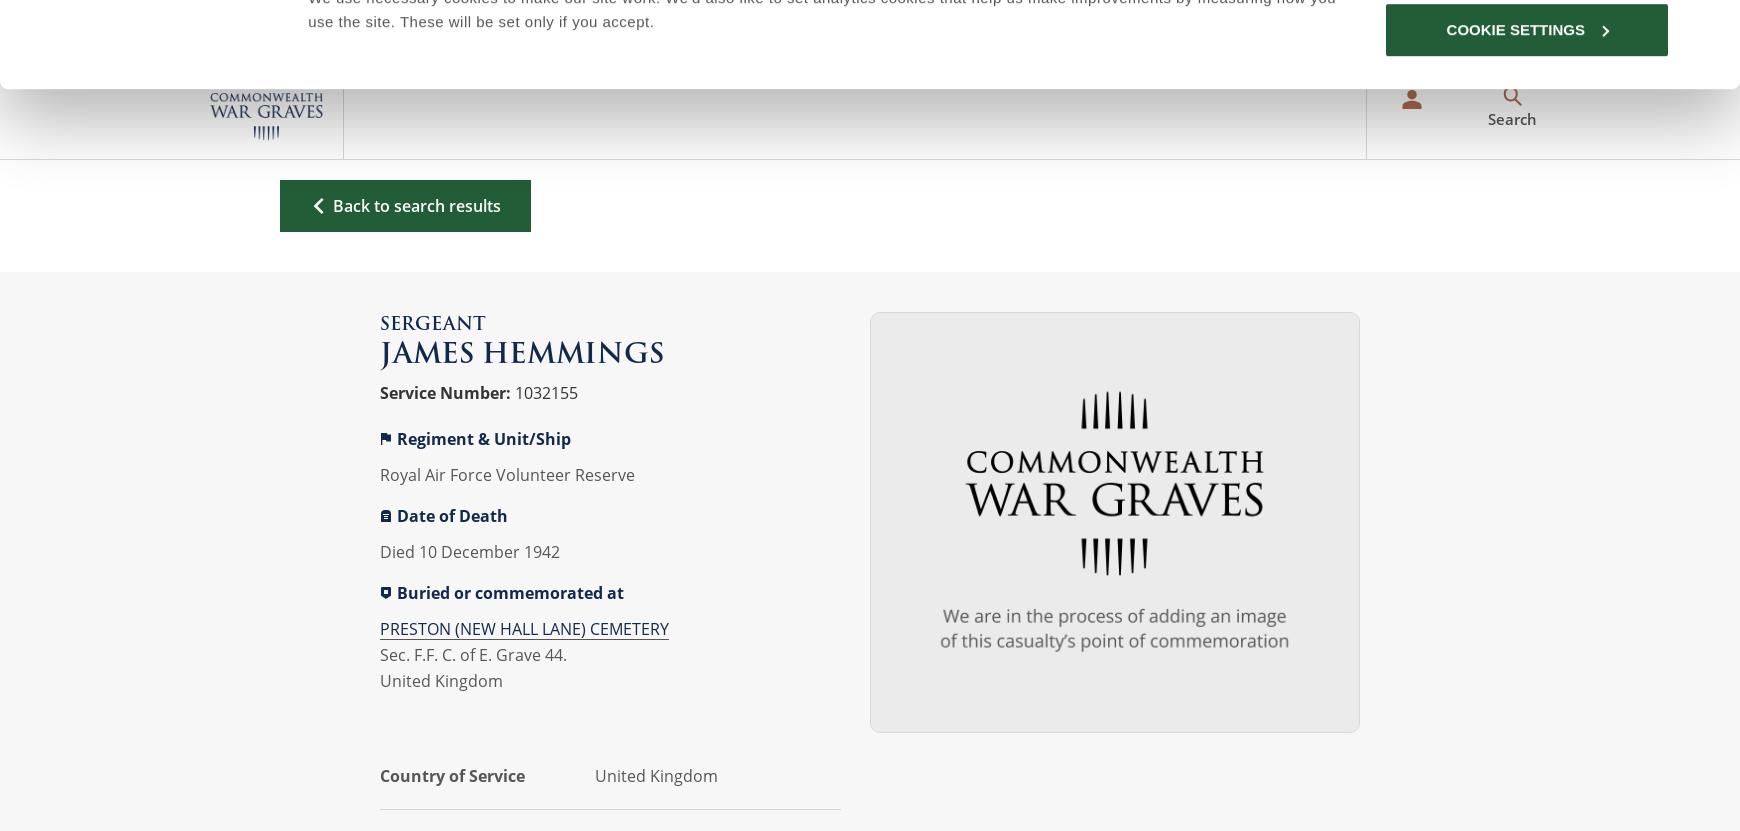 Image resolution: width=1740 pixels, height=831 pixels. What do you see at coordinates (483, 438) in the screenshot?
I see `'Regiment & Unit/Ship'` at bounding box center [483, 438].